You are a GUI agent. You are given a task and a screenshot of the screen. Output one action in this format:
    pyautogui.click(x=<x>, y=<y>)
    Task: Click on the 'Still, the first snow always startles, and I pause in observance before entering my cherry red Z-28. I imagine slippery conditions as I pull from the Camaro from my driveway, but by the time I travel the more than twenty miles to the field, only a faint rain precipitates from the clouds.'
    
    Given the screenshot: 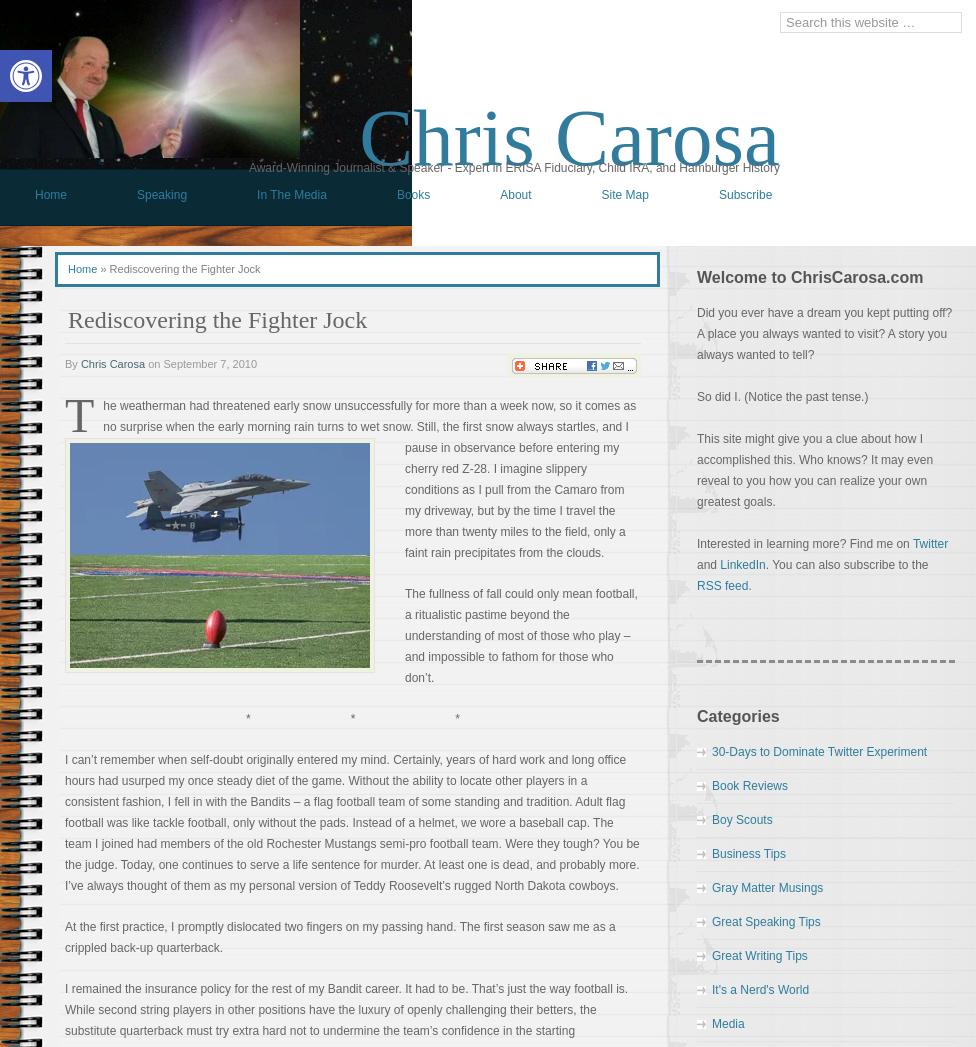 What is the action you would take?
    pyautogui.click(x=404, y=488)
    